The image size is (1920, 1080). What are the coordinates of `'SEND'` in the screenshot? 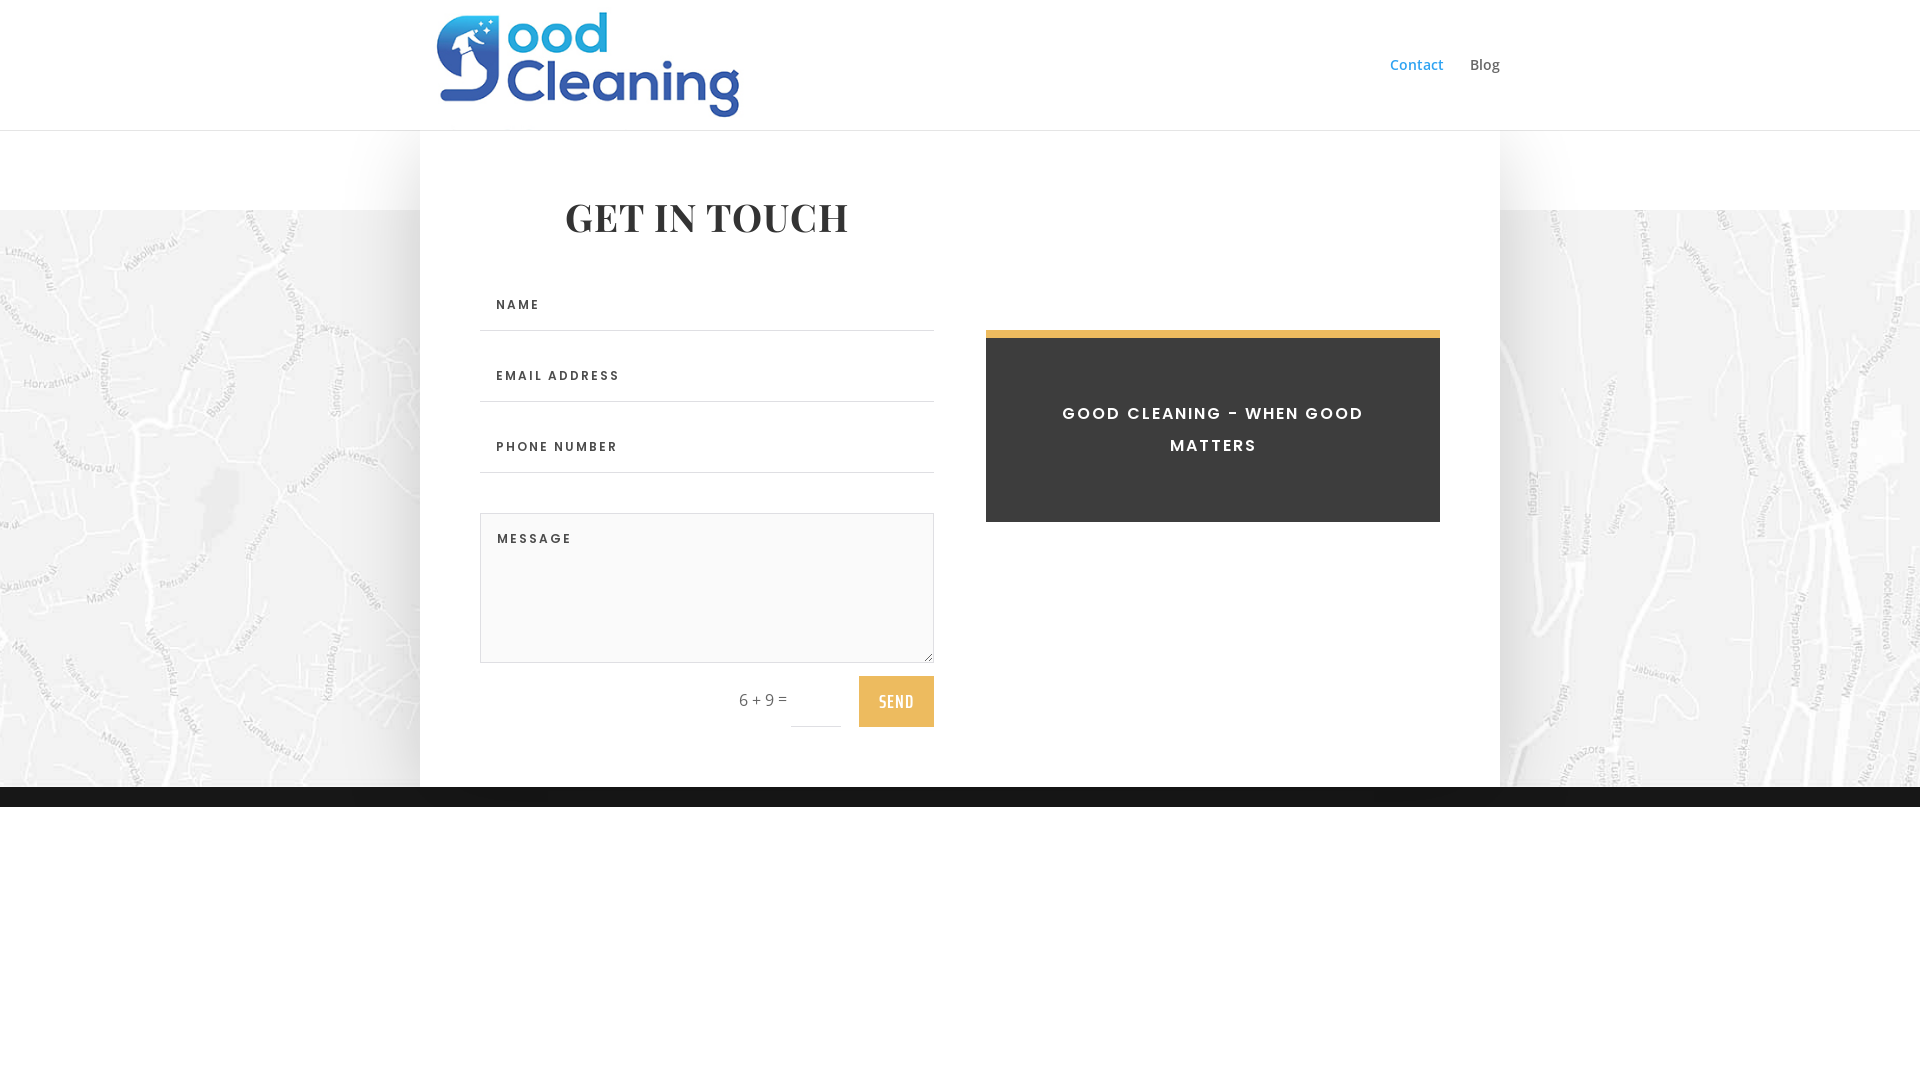 It's located at (895, 700).